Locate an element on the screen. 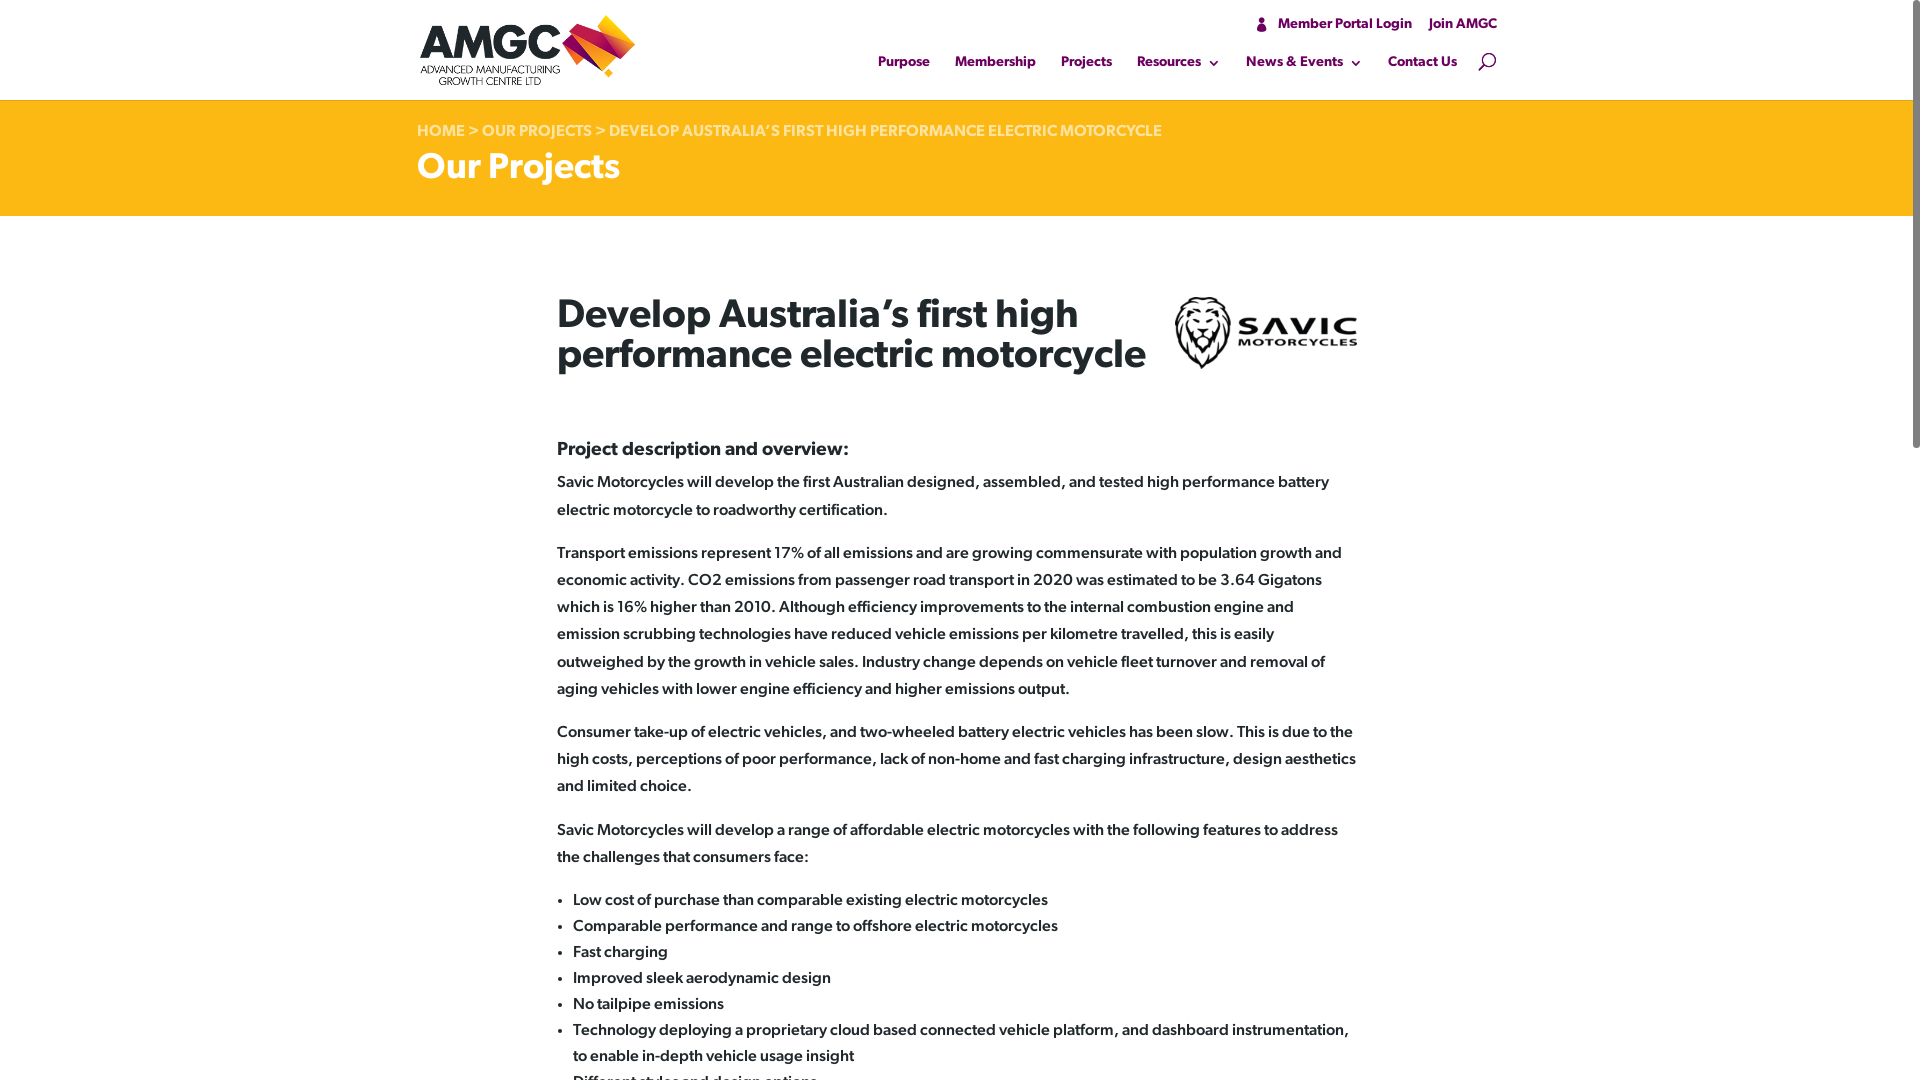  'OUR PROJECTS' is located at coordinates (481, 131).